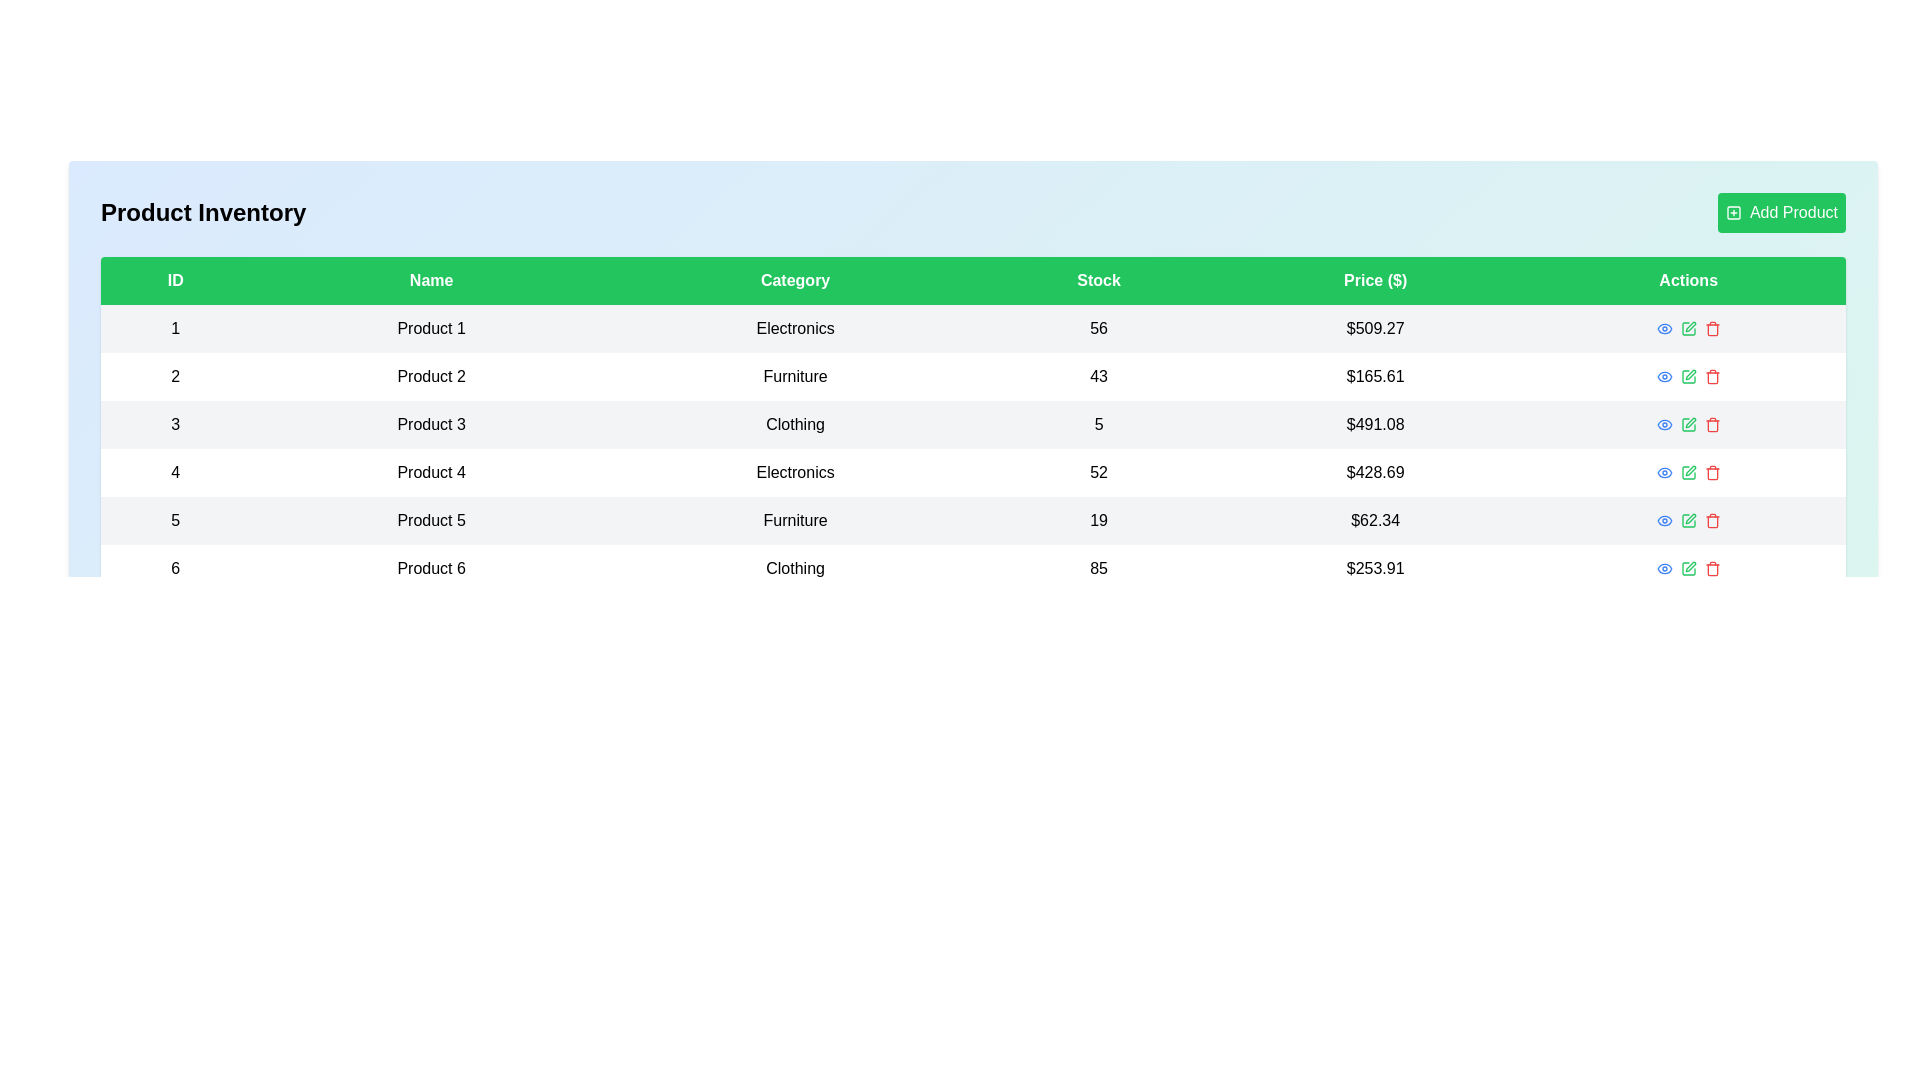  What do you see at coordinates (1098, 281) in the screenshot?
I see `the column header to sort the table by Stock` at bounding box center [1098, 281].